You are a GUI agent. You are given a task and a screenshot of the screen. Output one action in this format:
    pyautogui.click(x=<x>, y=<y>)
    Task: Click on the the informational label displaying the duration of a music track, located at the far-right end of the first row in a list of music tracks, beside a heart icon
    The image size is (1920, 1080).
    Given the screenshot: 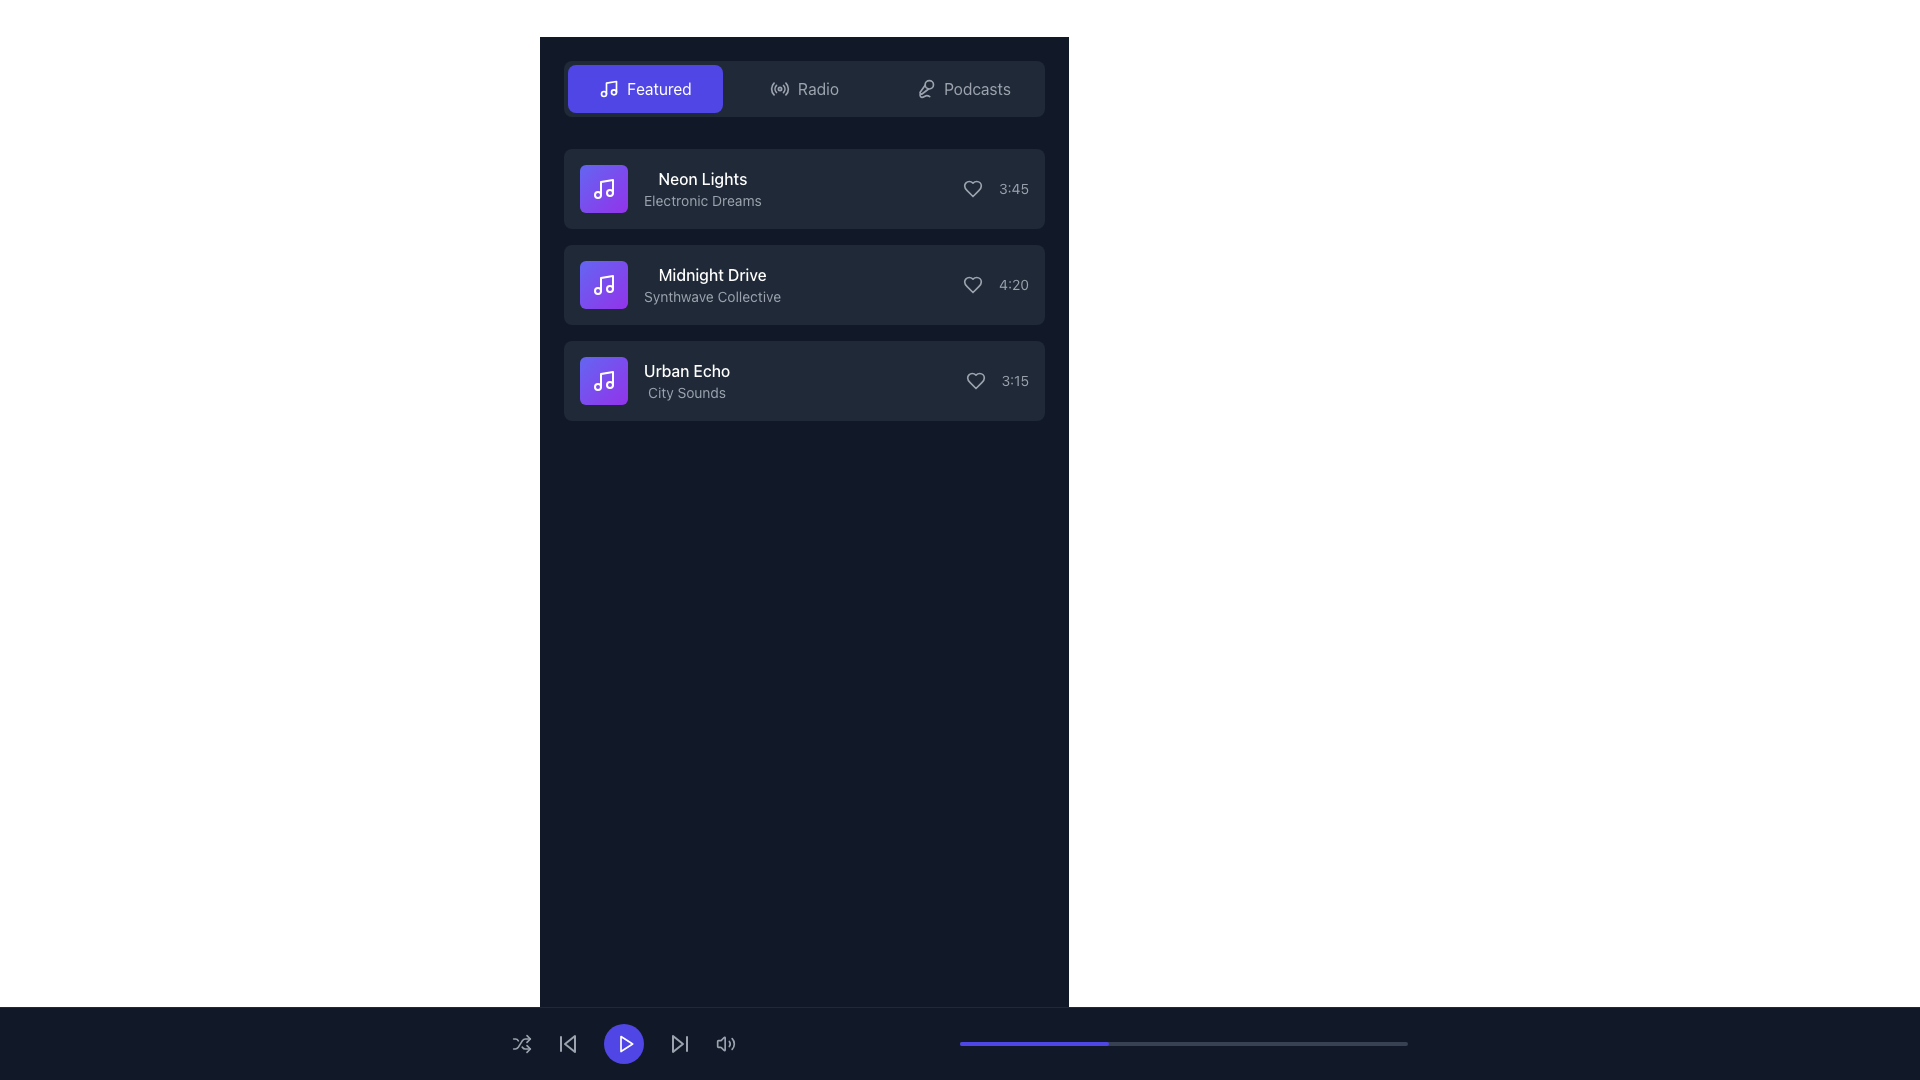 What is the action you would take?
    pyautogui.click(x=1013, y=189)
    